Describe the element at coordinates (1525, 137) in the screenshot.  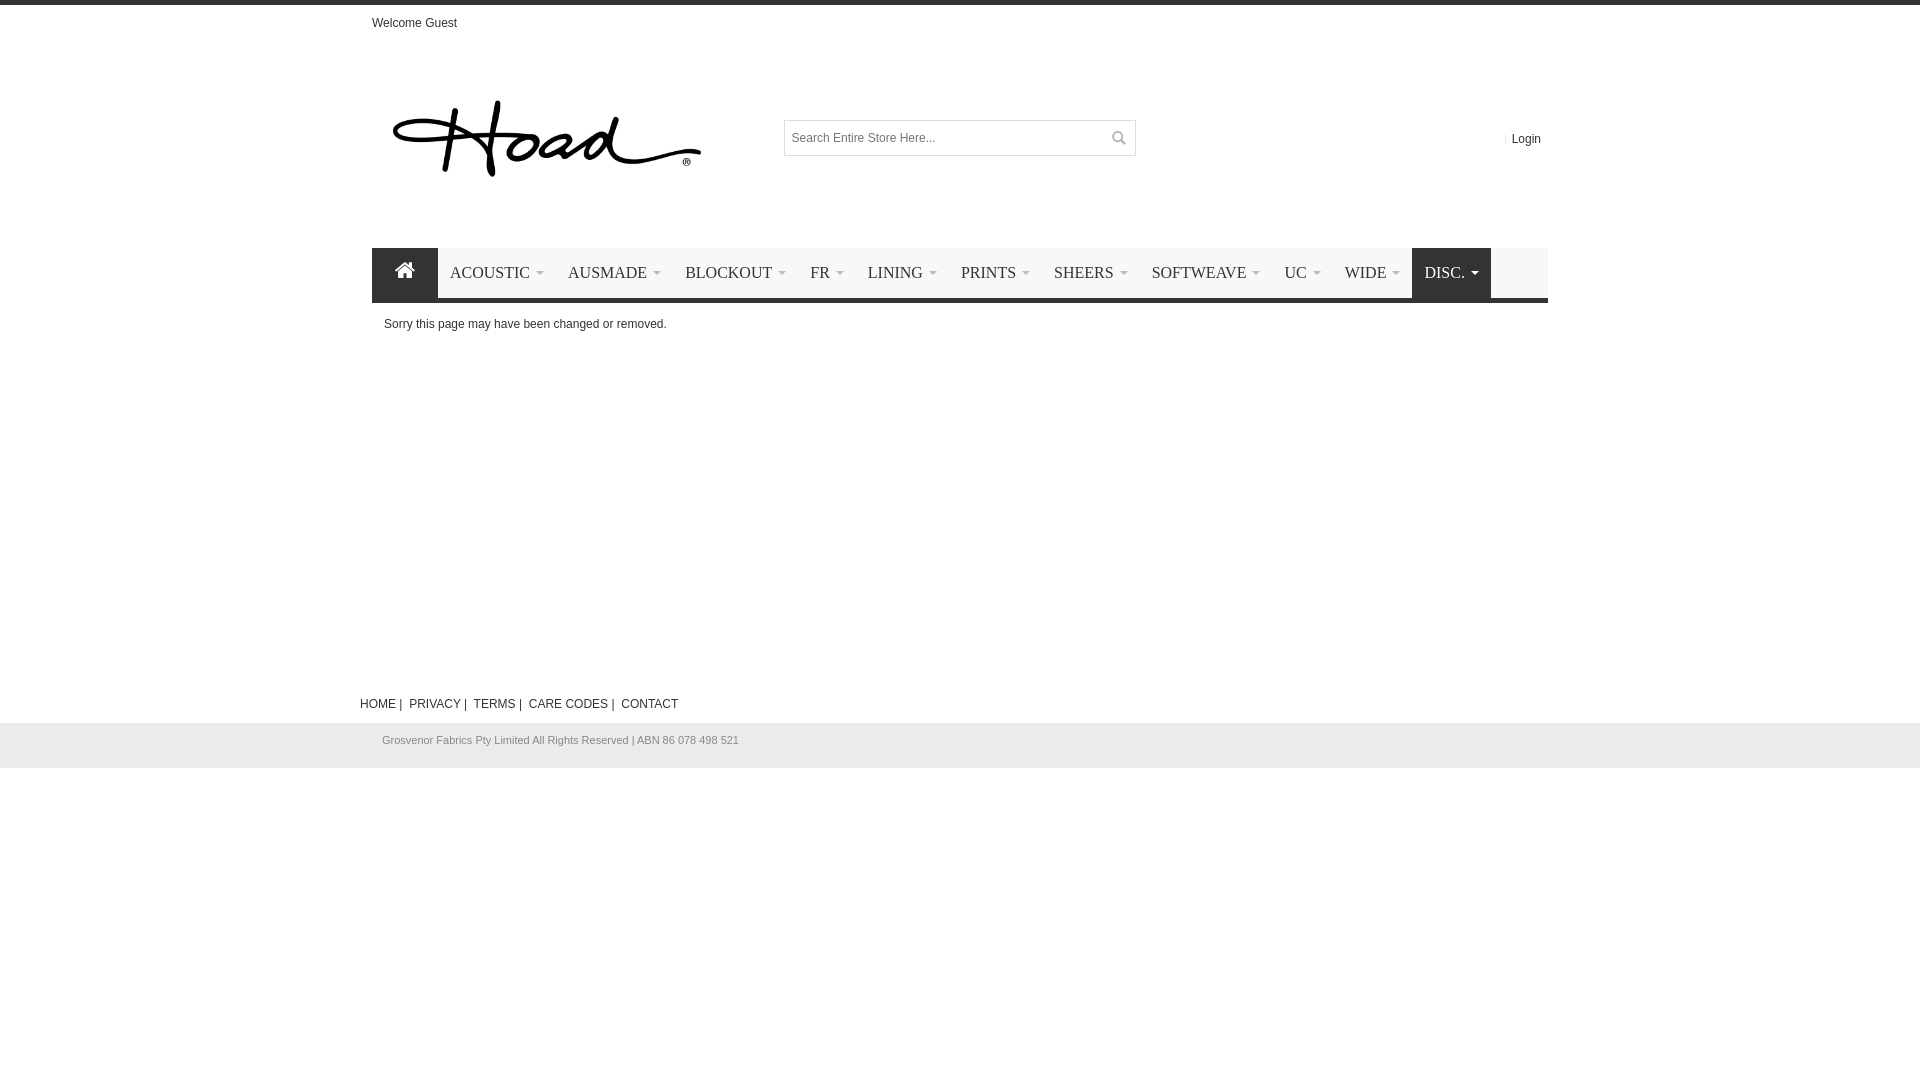
I see `'Login'` at that location.